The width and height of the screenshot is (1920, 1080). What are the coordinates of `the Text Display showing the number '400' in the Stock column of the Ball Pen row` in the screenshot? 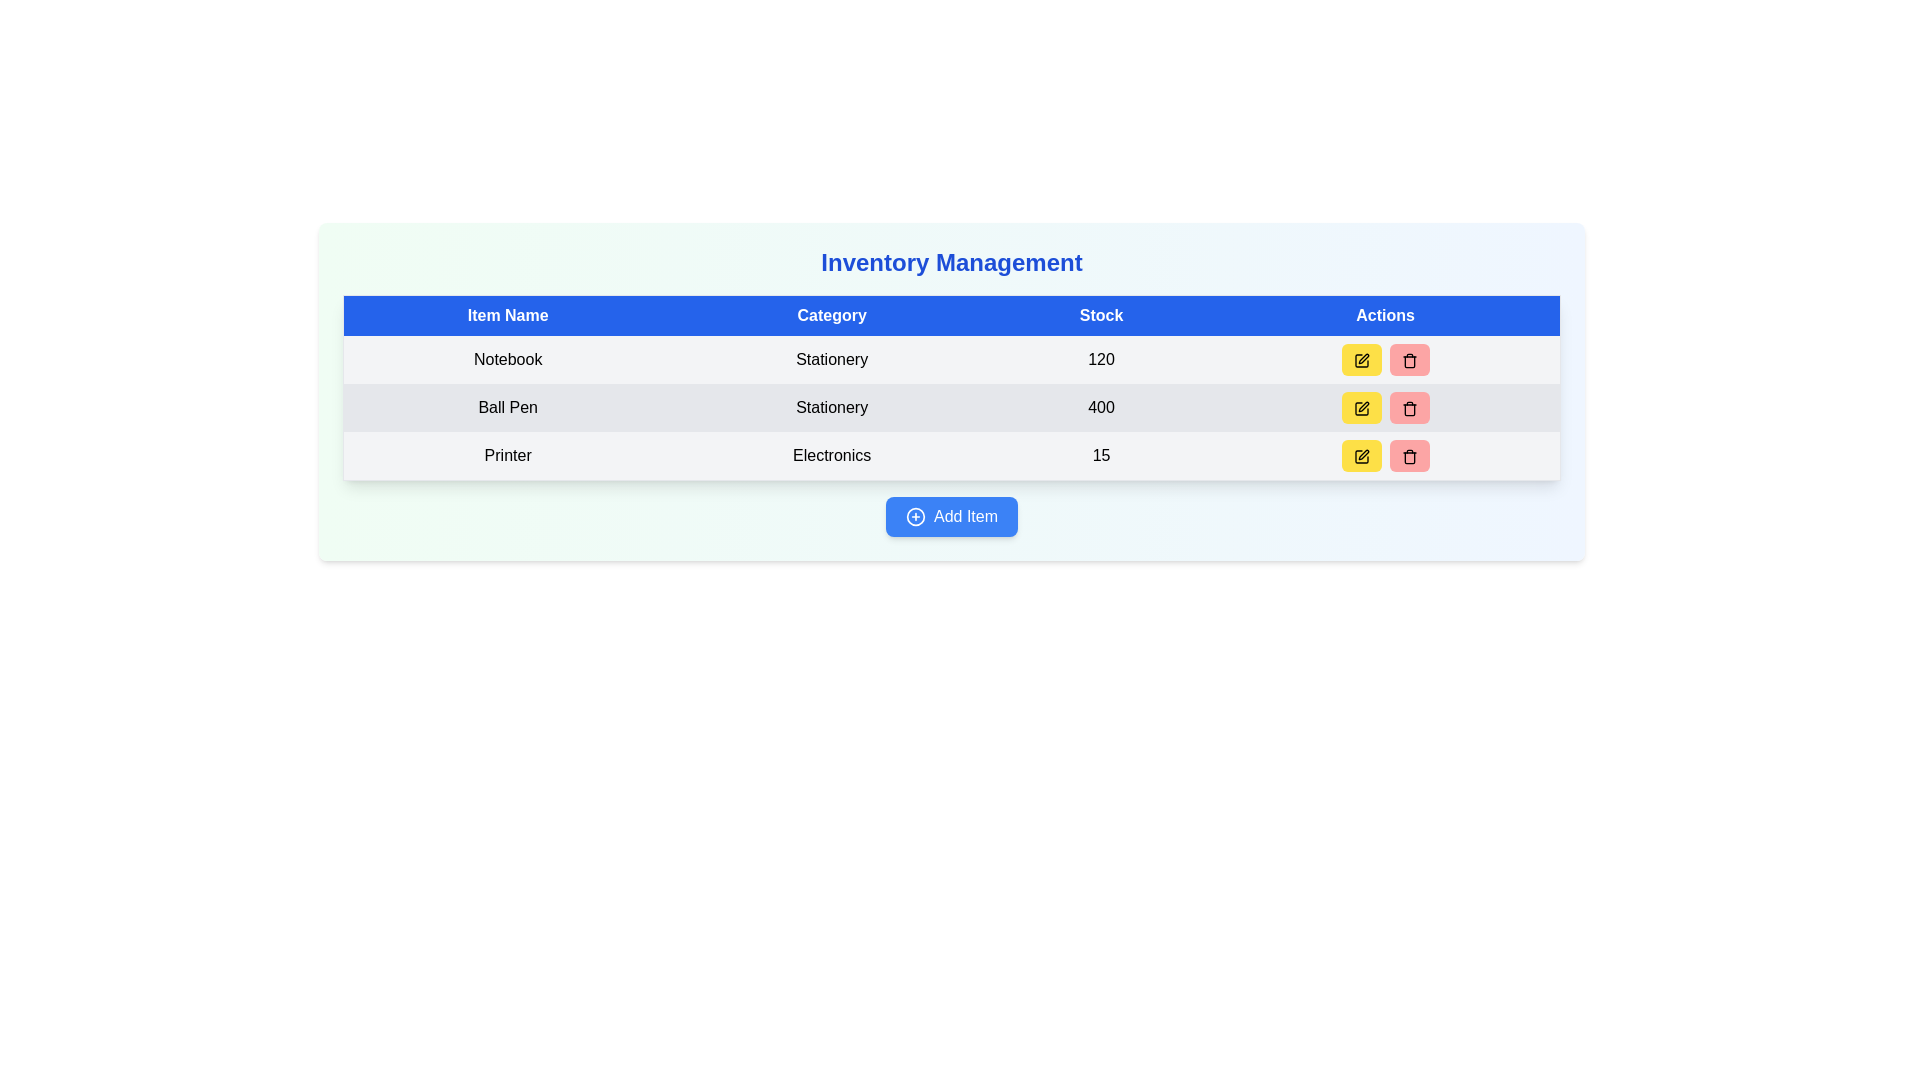 It's located at (1100, 407).